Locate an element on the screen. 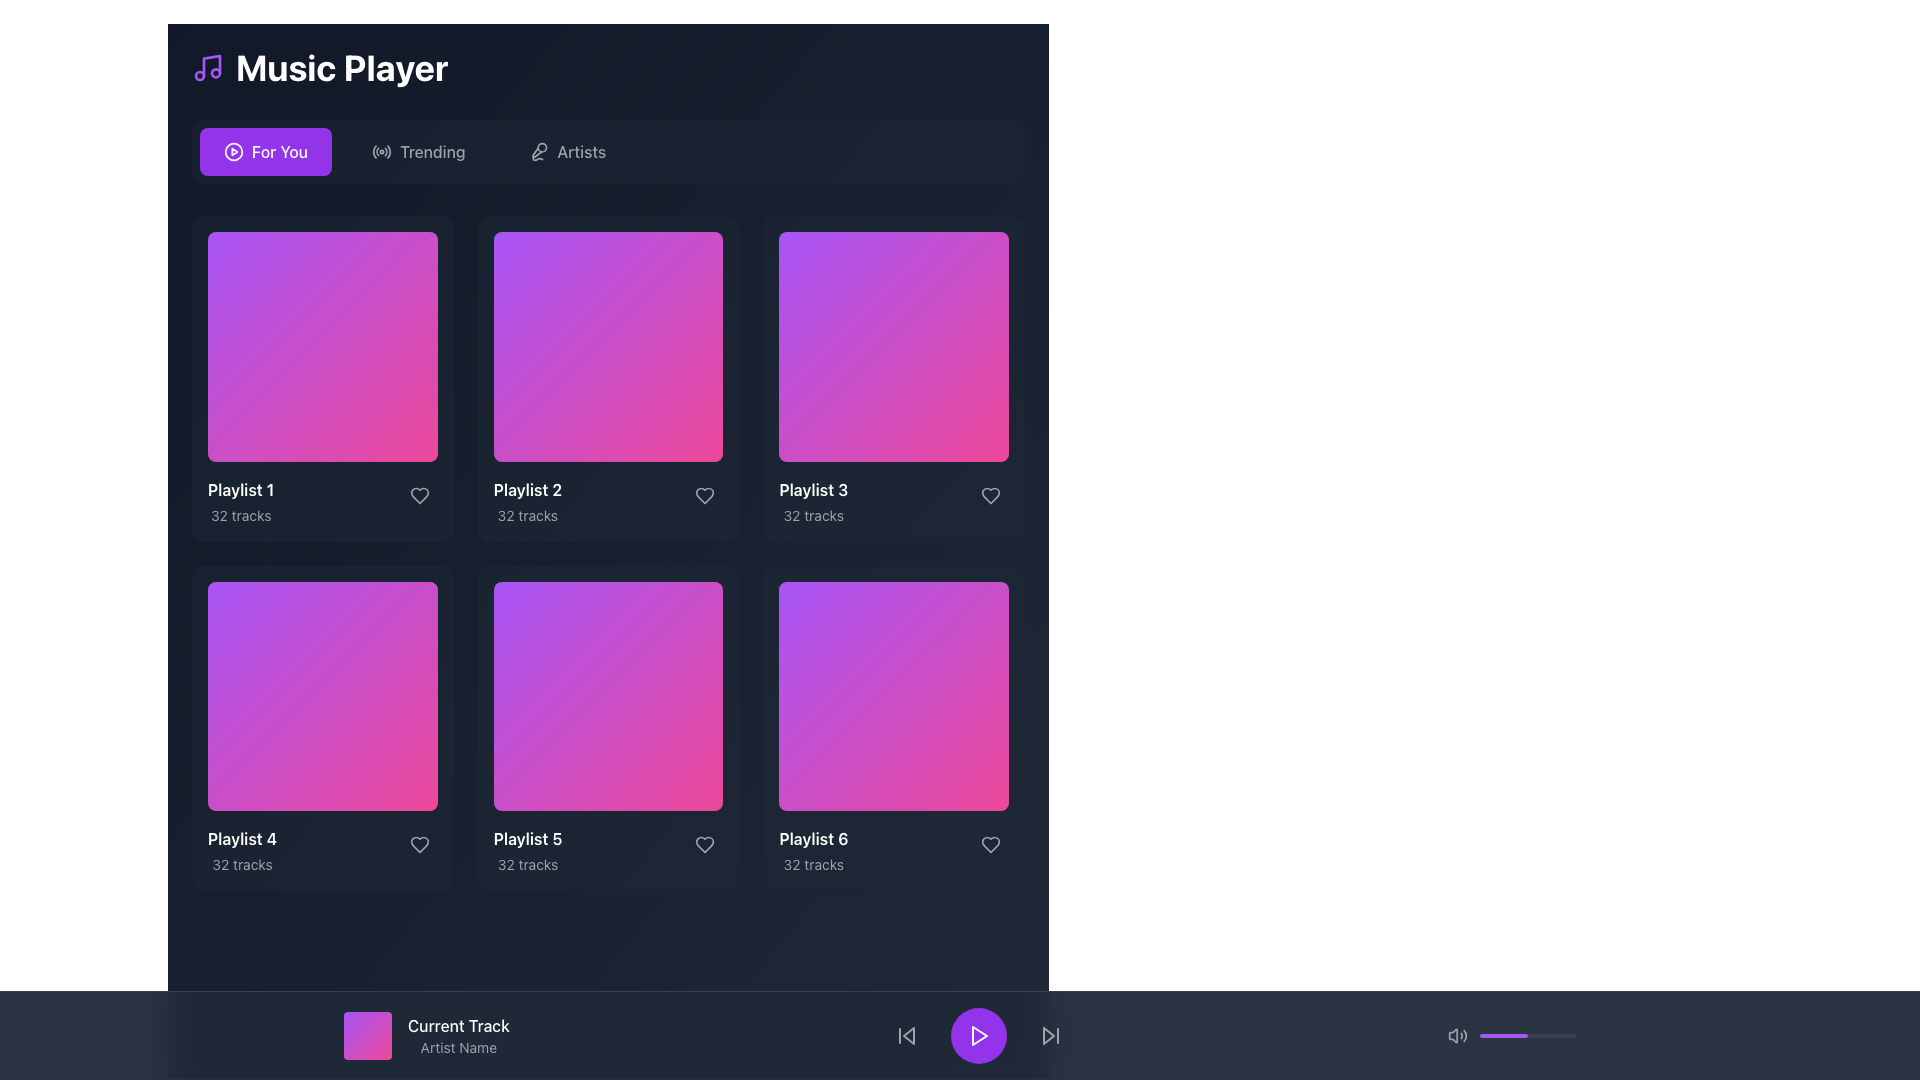 This screenshot has height=1080, width=1920. the non-interactive text label 'Playlist 4' located at the bottom-left section of the fourth playlist card in a 2-by-3 grid layout is located at coordinates (241, 839).